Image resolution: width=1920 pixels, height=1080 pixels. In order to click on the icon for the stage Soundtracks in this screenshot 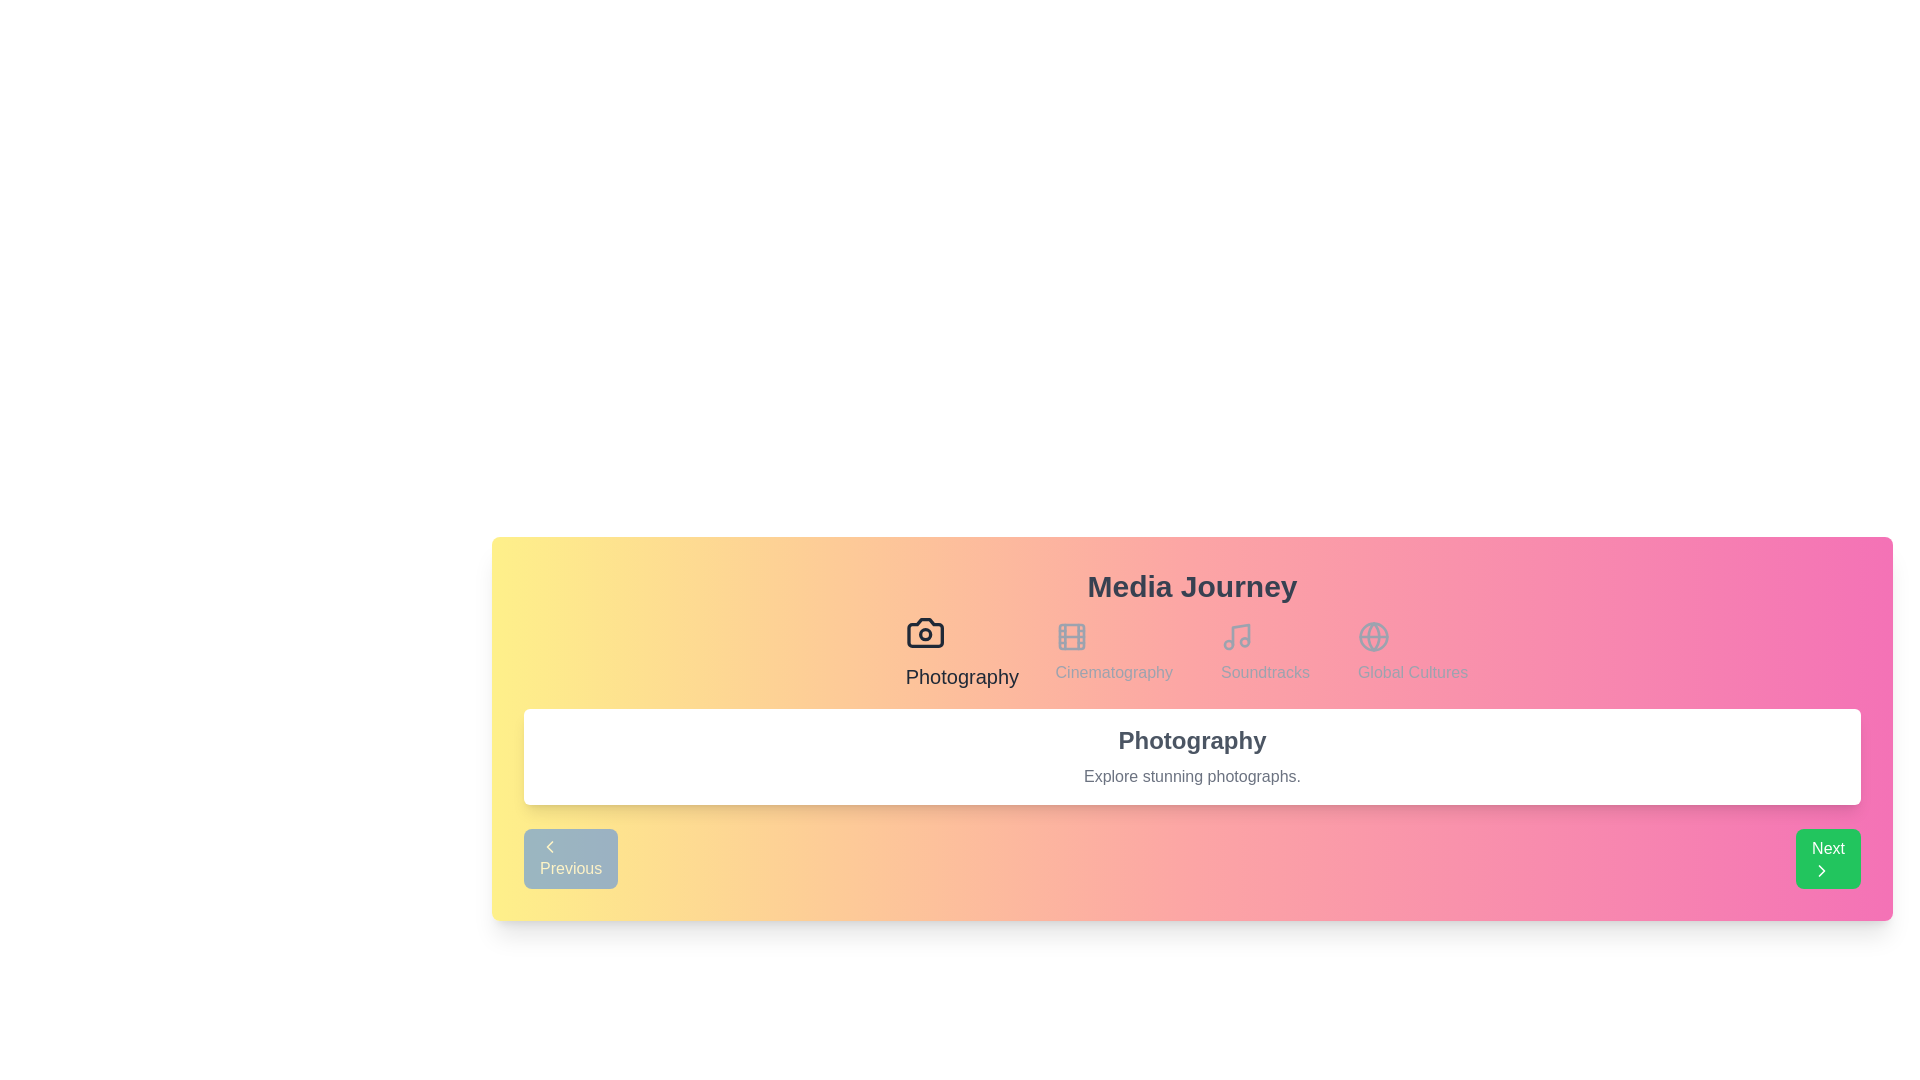, I will do `click(1264, 652)`.